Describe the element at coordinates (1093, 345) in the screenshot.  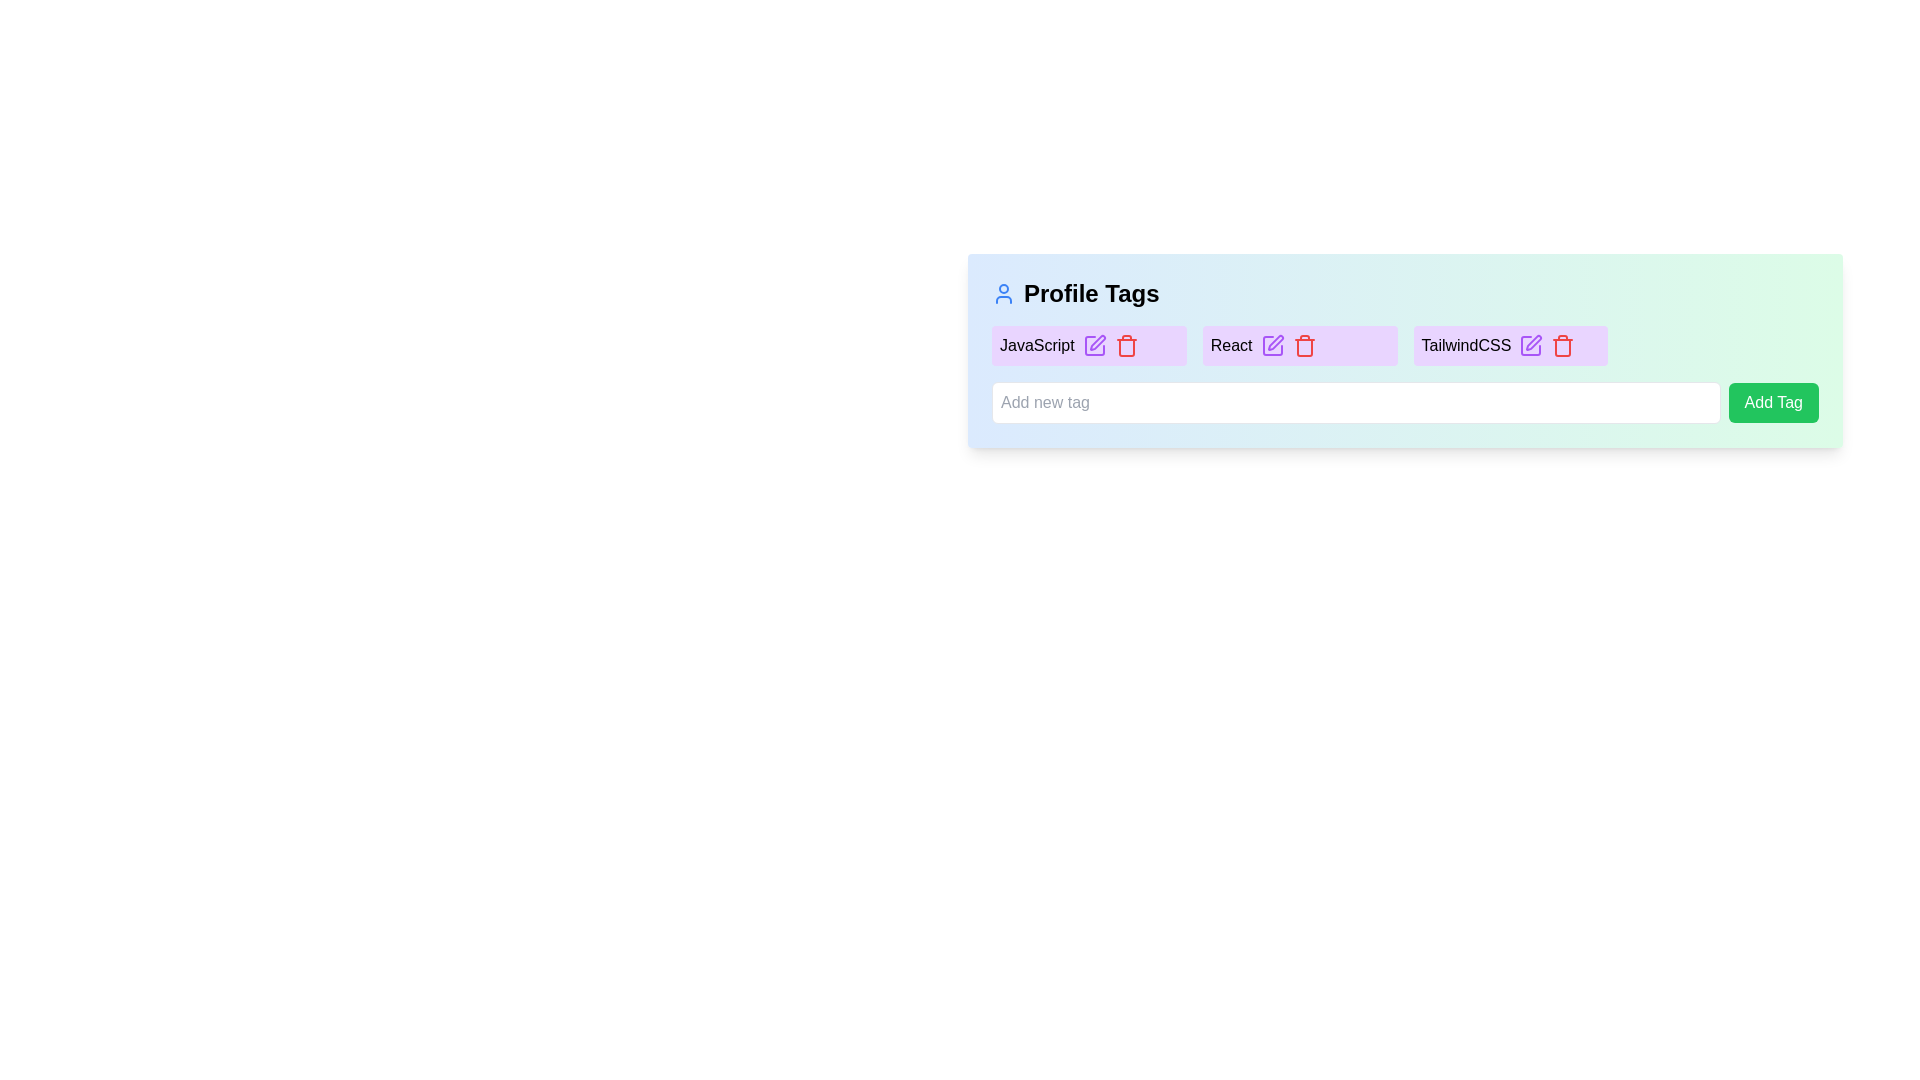
I see `the purple square icon with a pen drawing inside it, located to the immediate right of the 'JavaScript' text` at that location.